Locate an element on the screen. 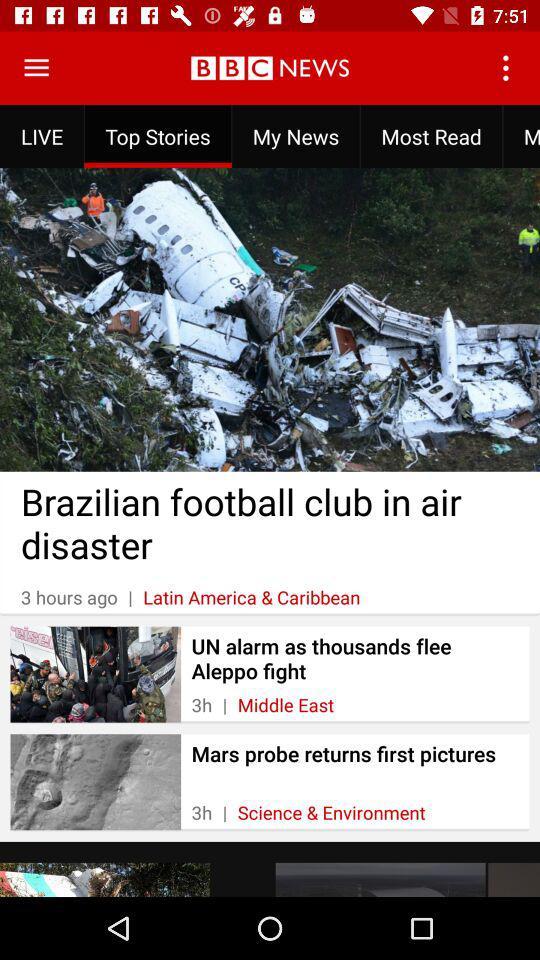 The width and height of the screenshot is (540, 960). icon to the left of the my news item is located at coordinates (157, 135).